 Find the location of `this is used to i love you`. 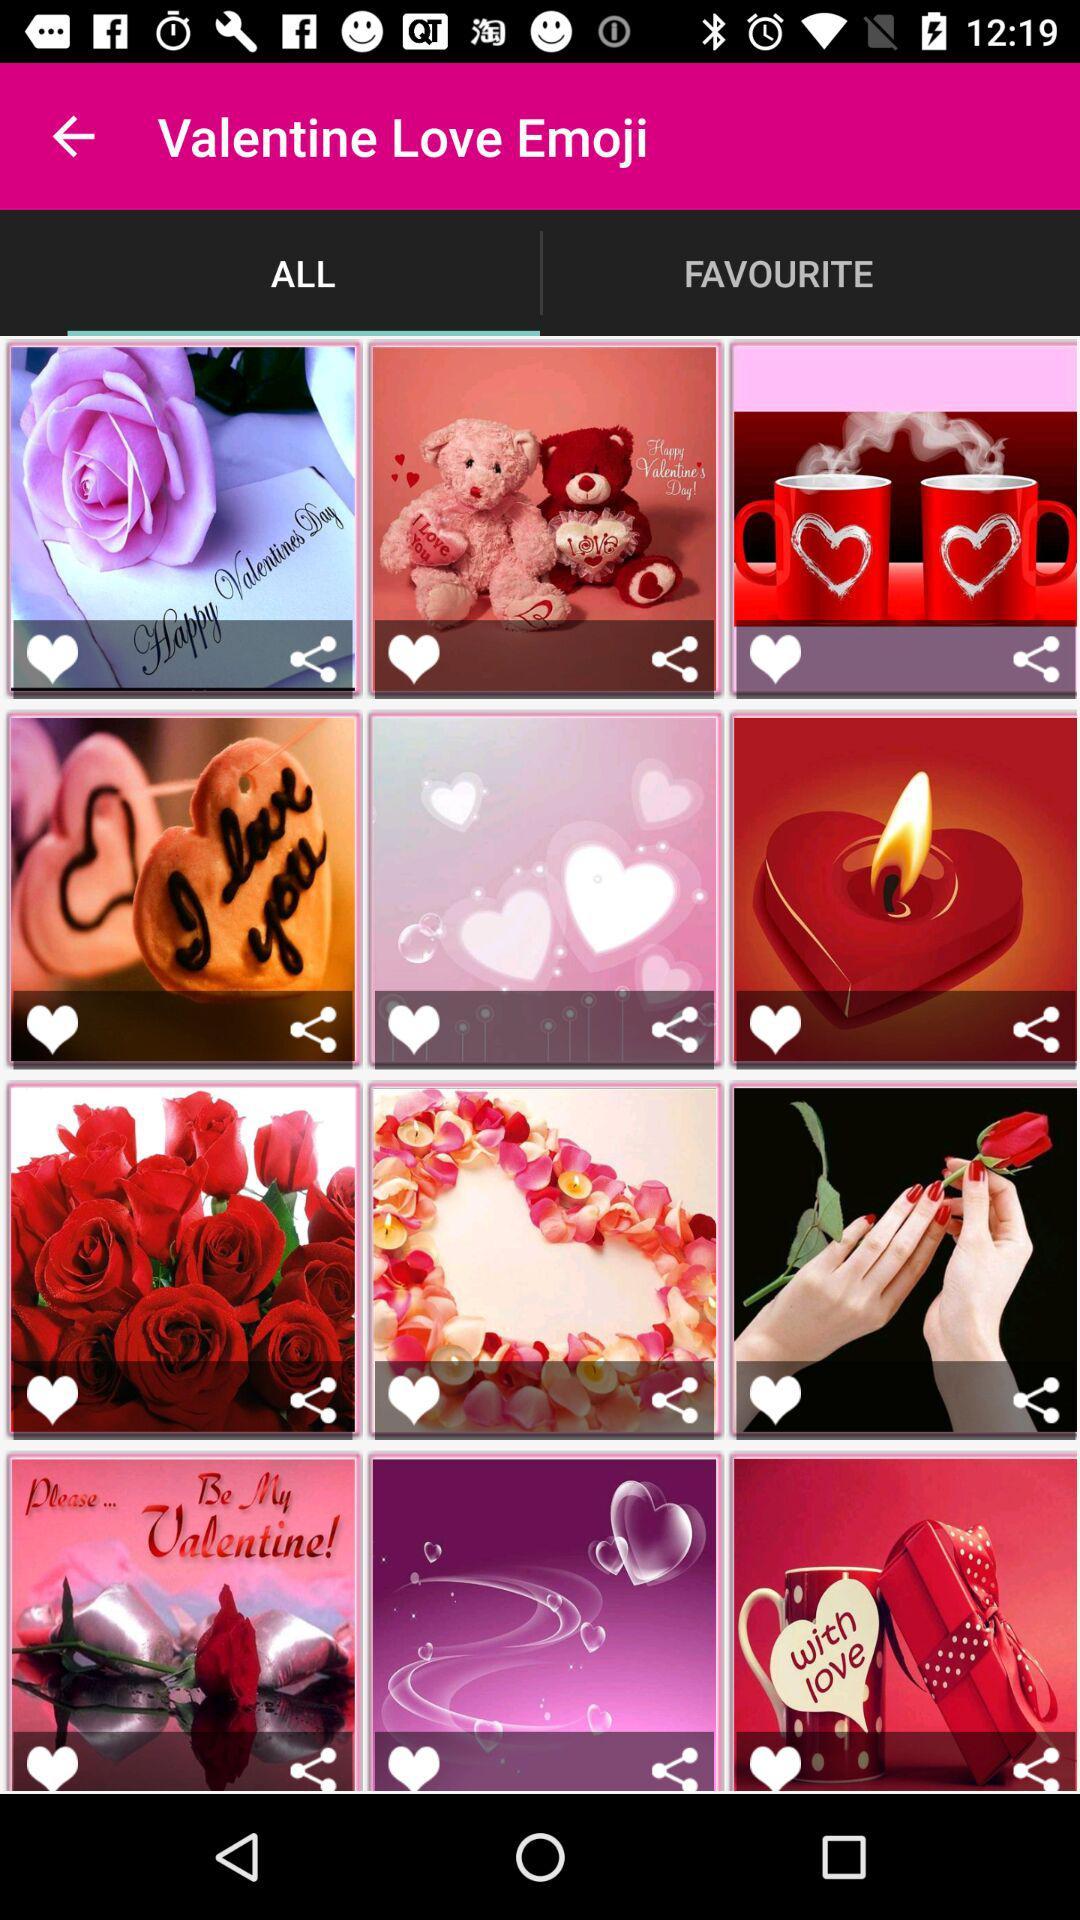

this is used to i love you is located at coordinates (51, 1029).